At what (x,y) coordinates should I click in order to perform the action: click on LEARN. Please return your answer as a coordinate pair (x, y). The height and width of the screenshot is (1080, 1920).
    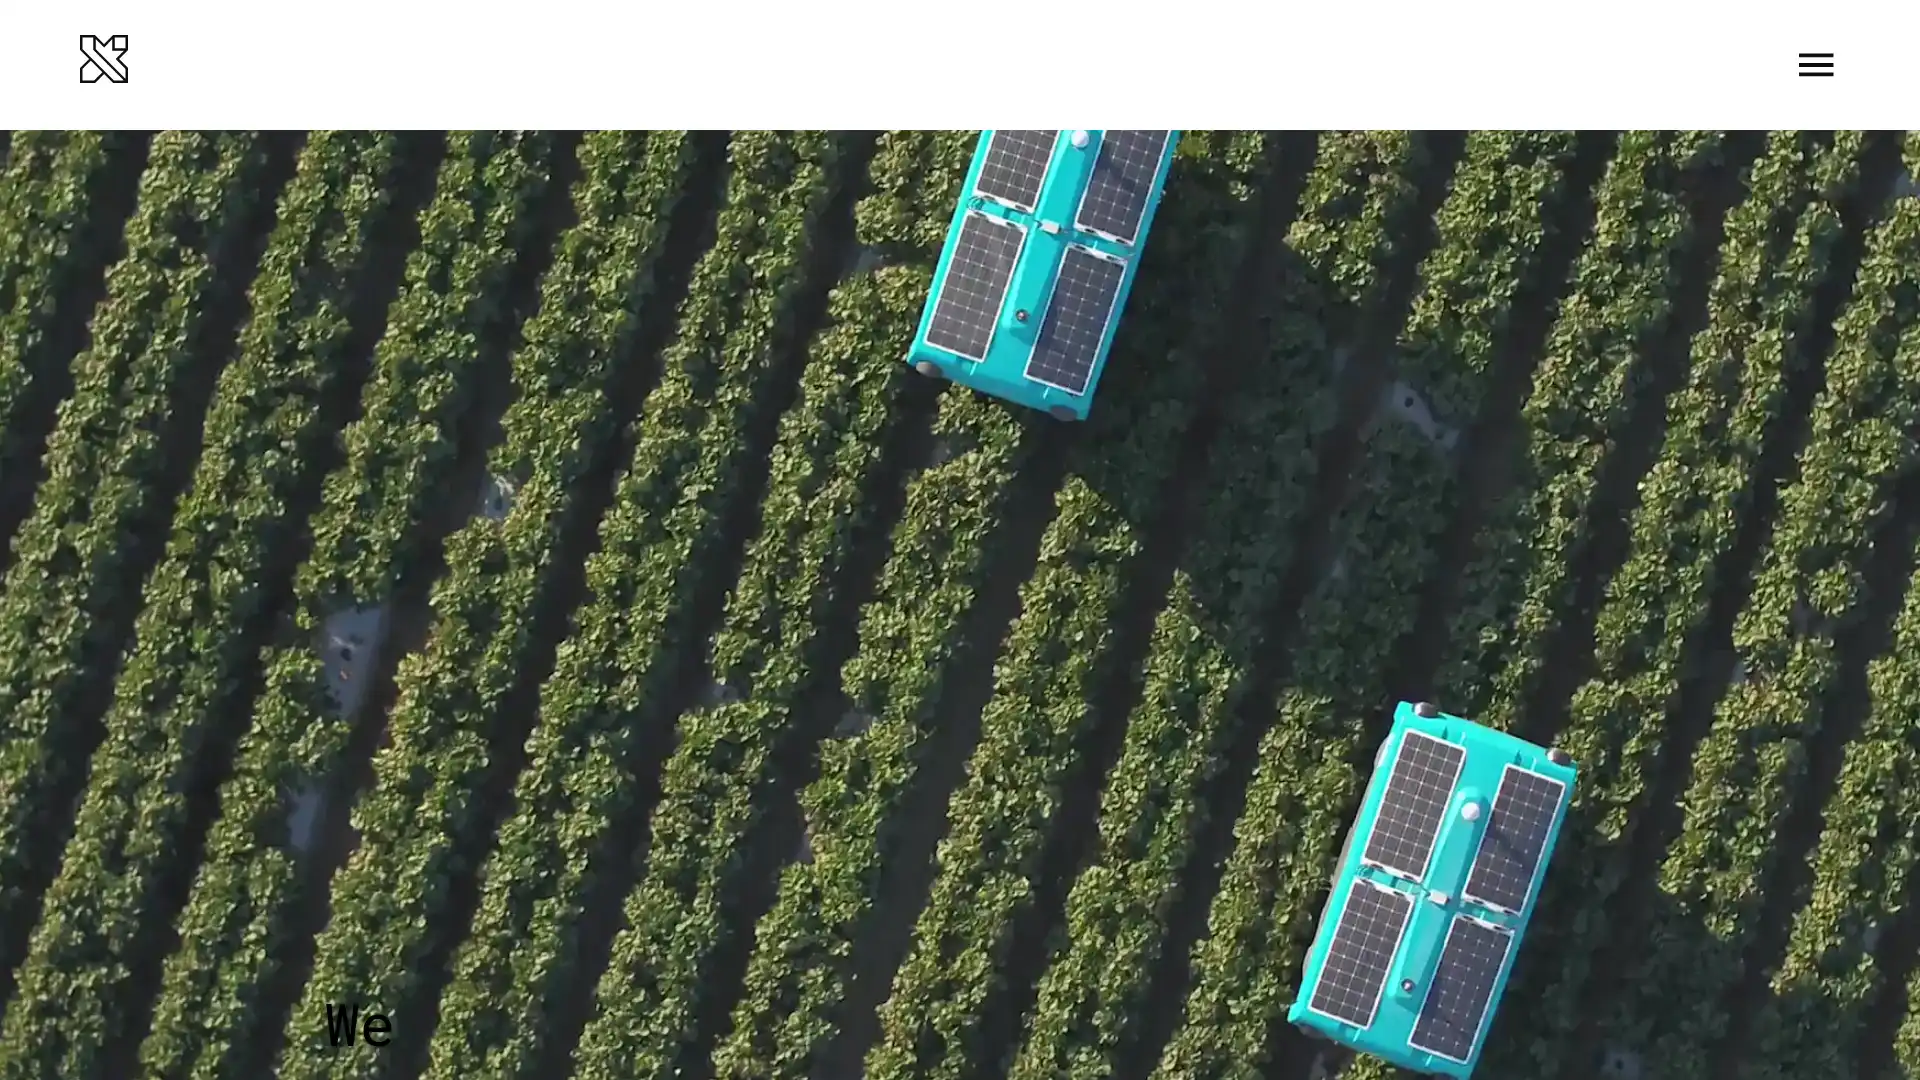
    Looking at the image, I should click on (1402, 265).